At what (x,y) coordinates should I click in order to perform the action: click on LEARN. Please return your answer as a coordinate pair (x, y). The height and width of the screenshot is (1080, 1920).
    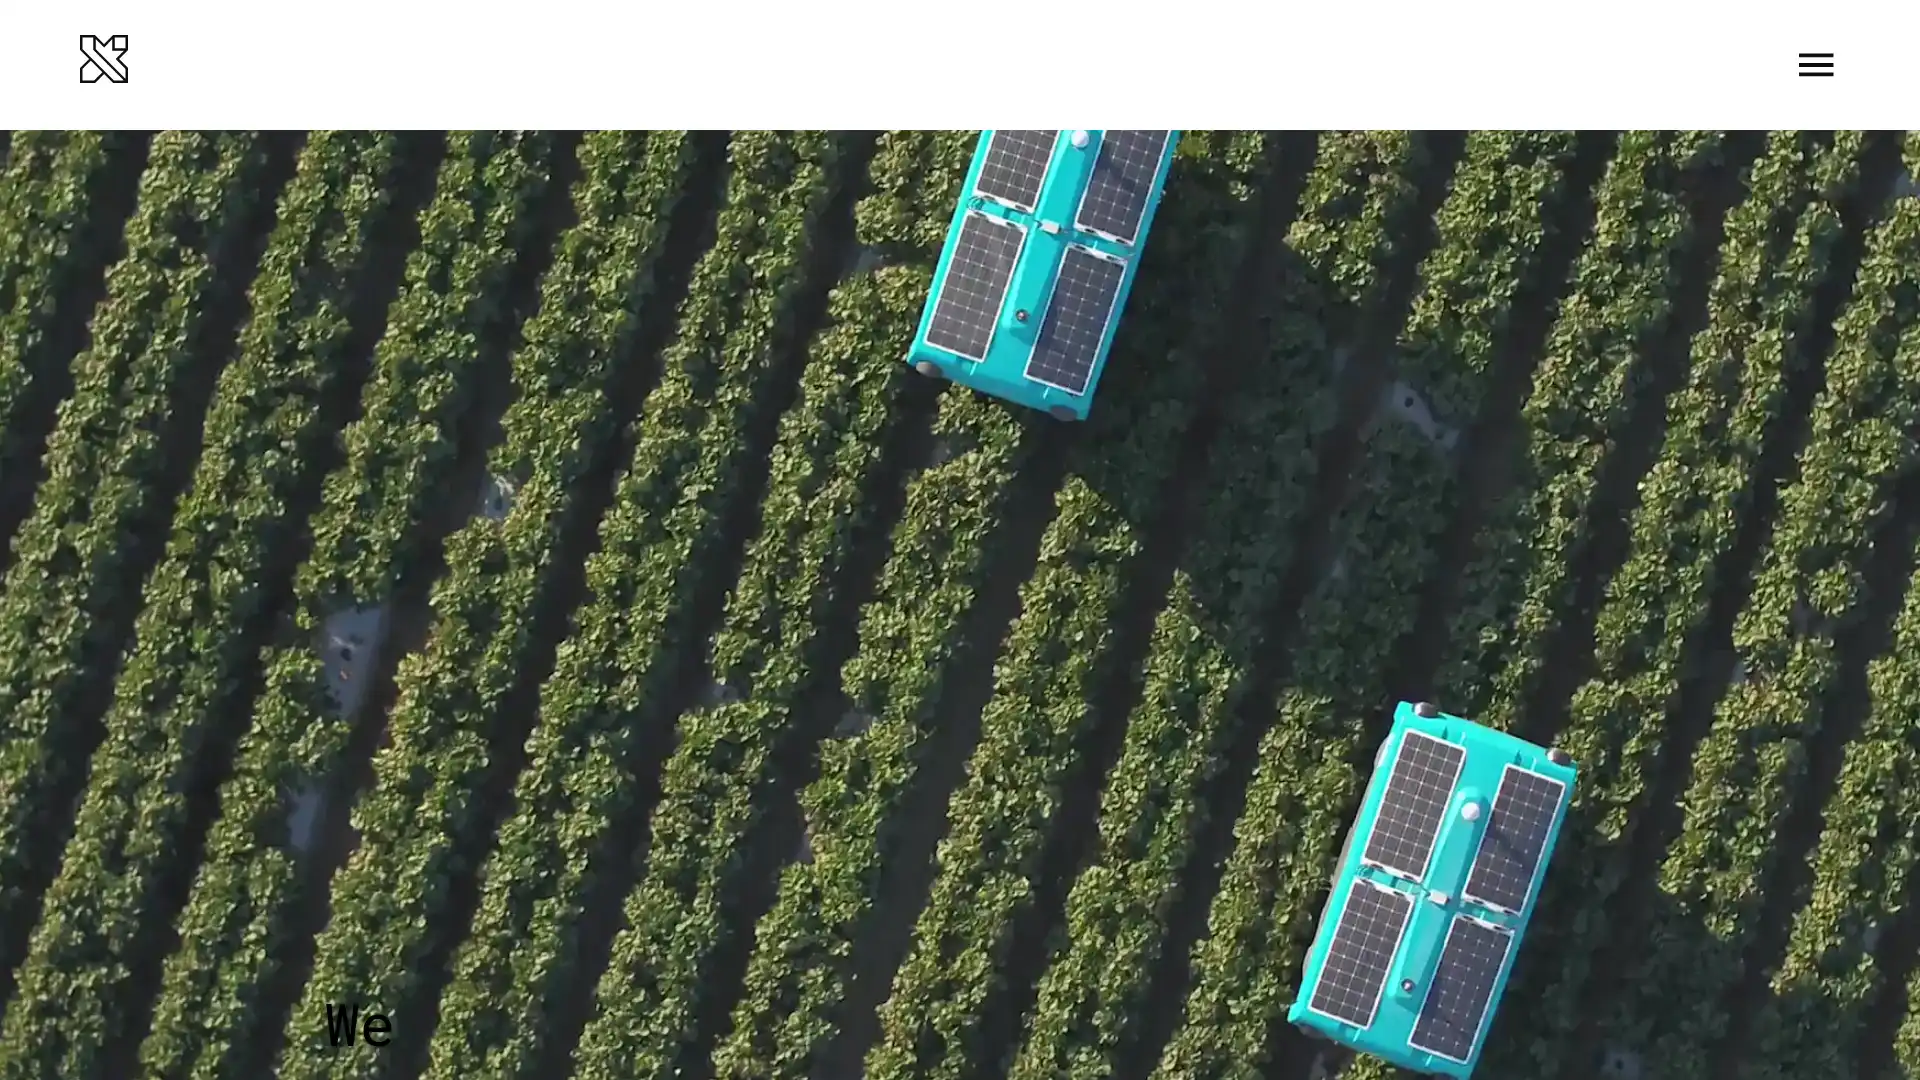
    Looking at the image, I should click on (1402, 265).